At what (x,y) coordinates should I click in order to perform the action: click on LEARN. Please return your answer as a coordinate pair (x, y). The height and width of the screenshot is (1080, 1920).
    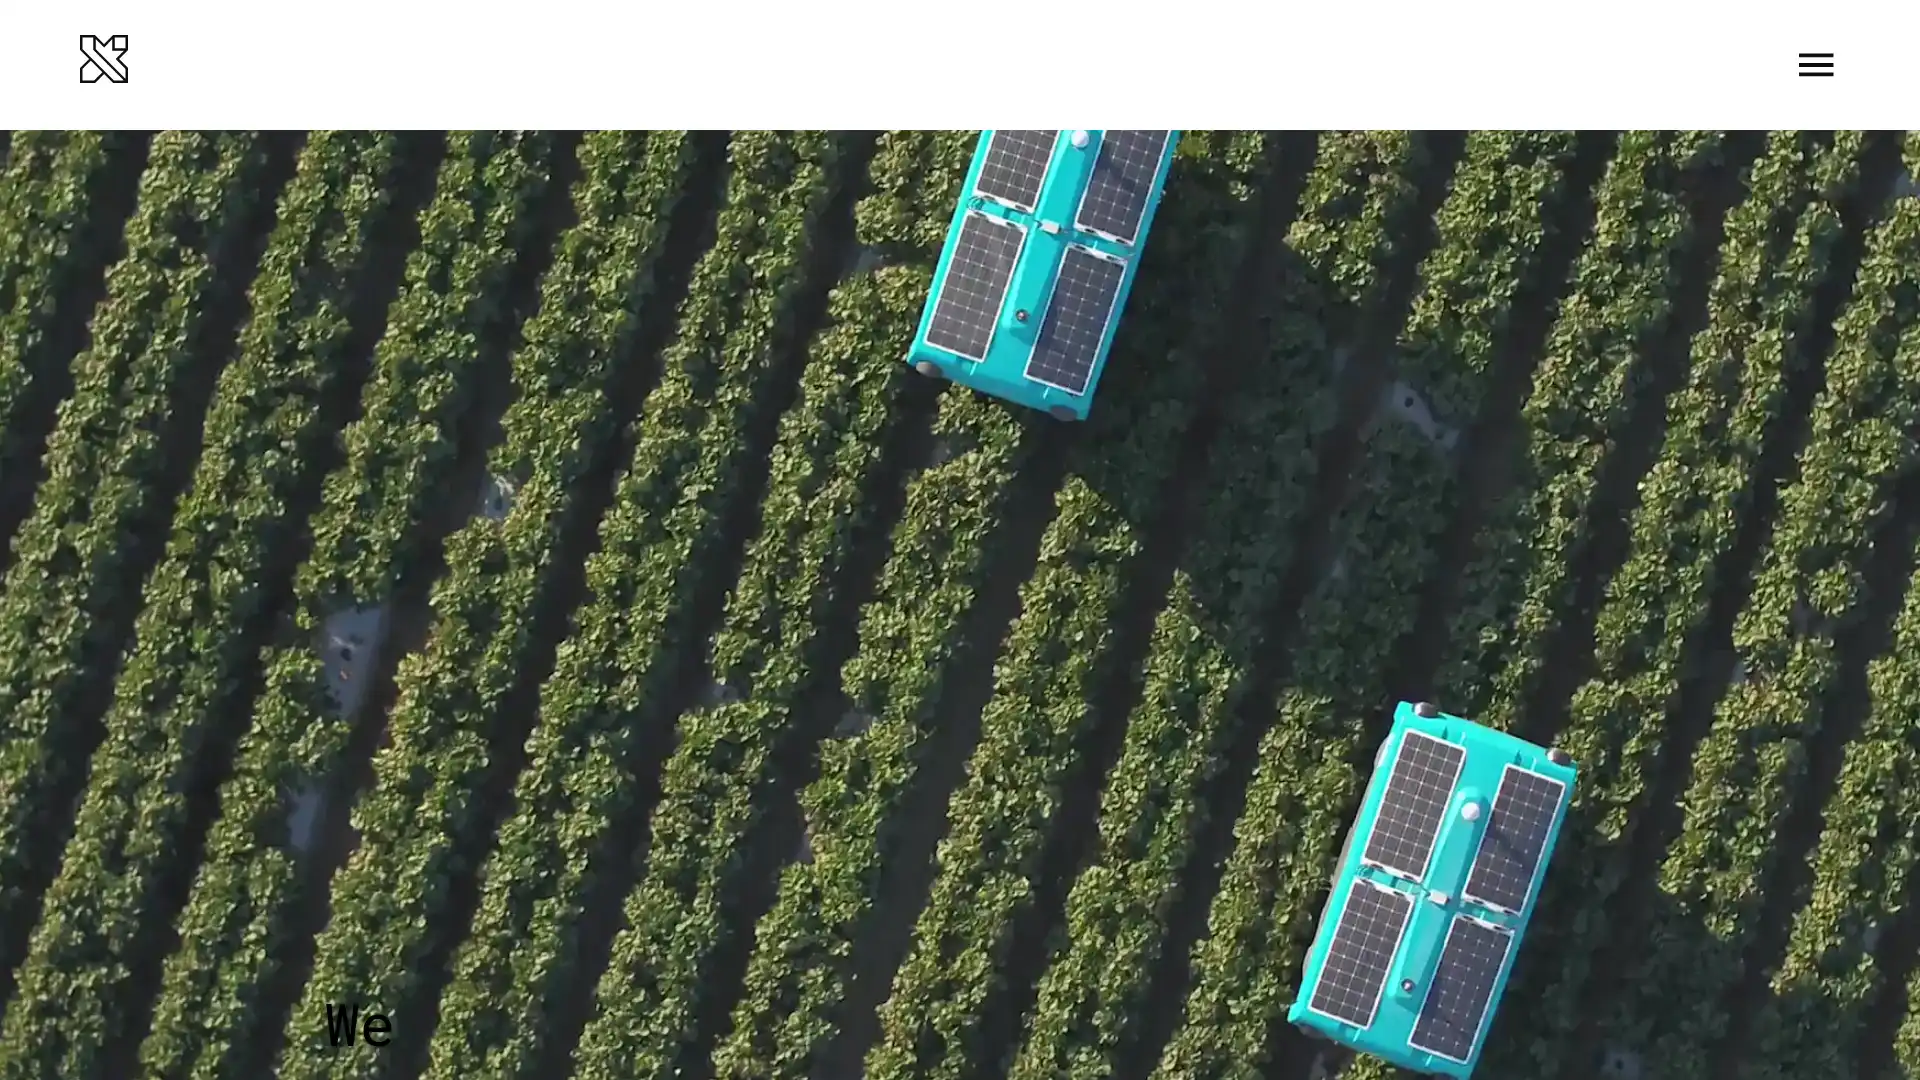
    Looking at the image, I should click on (1402, 265).